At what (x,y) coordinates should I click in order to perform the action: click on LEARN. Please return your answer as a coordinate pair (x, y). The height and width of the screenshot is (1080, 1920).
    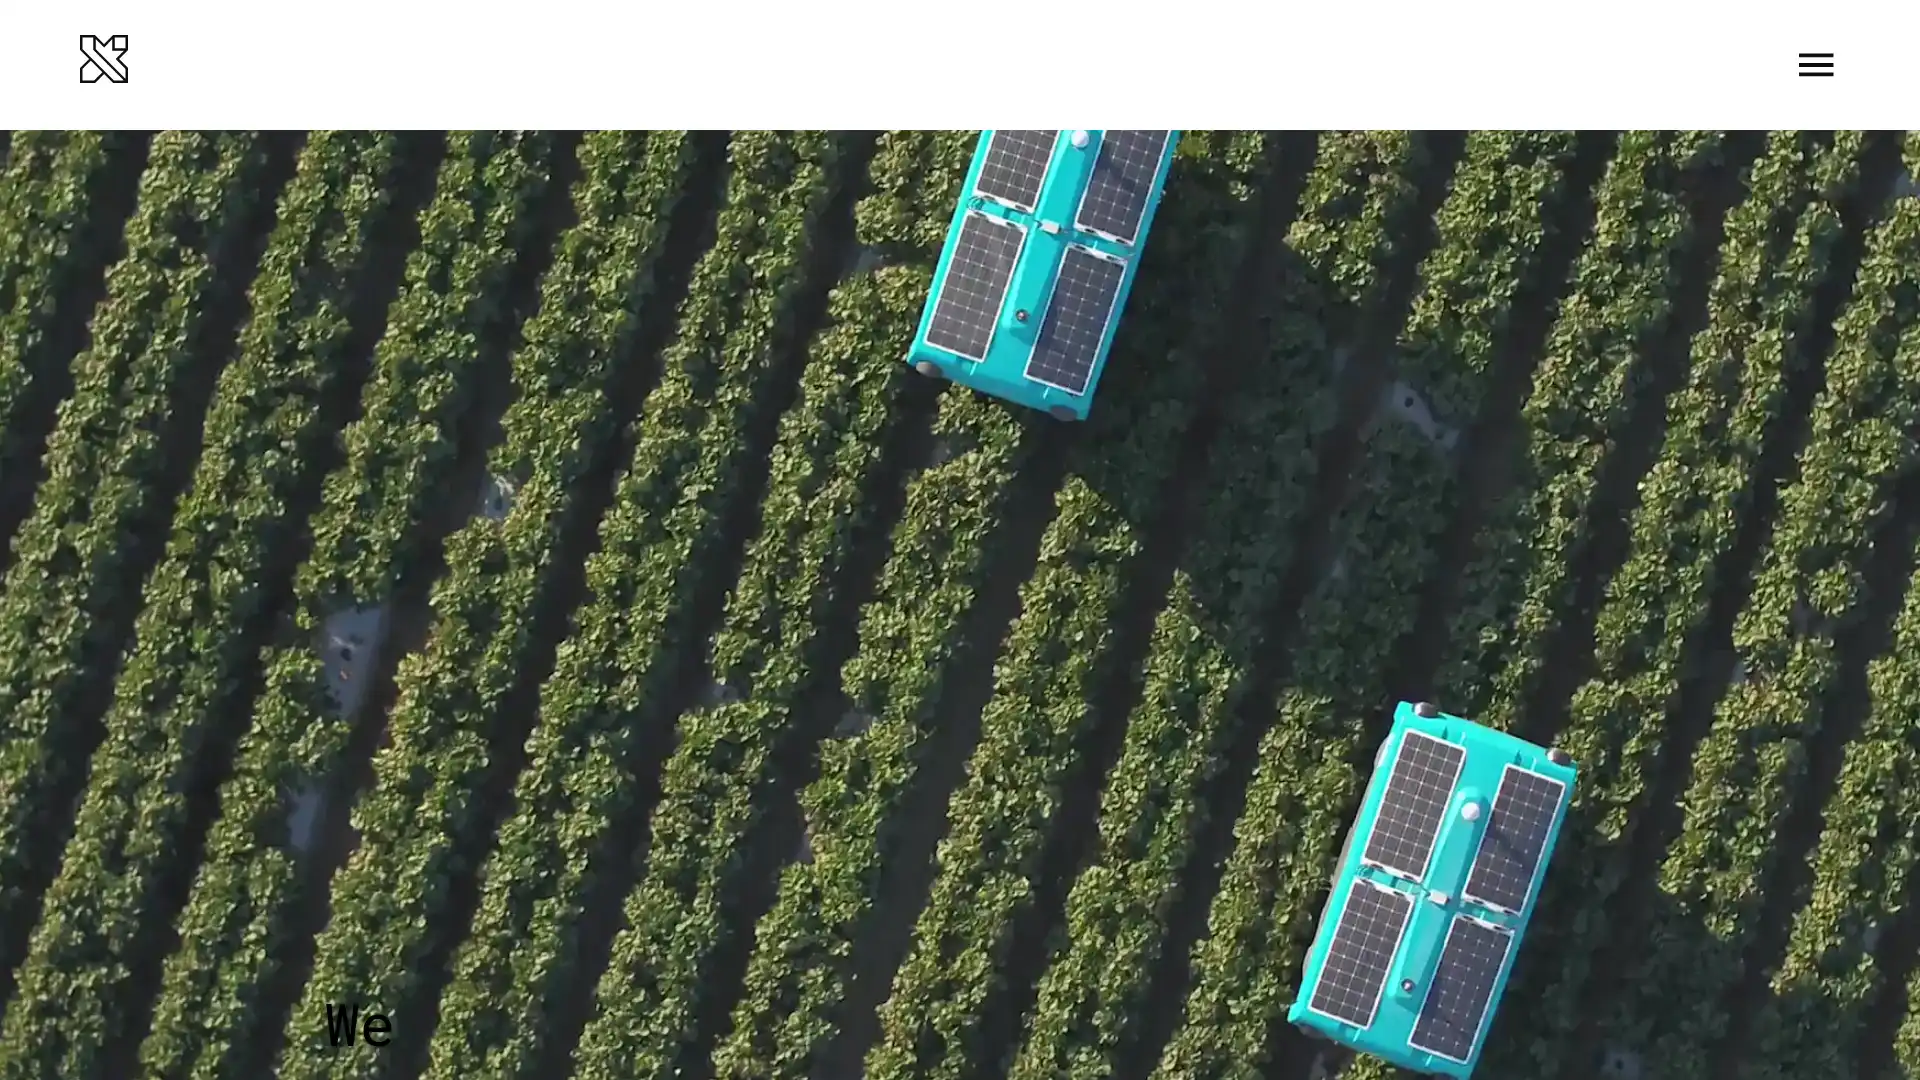
    Looking at the image, I should click on (1402, 265).